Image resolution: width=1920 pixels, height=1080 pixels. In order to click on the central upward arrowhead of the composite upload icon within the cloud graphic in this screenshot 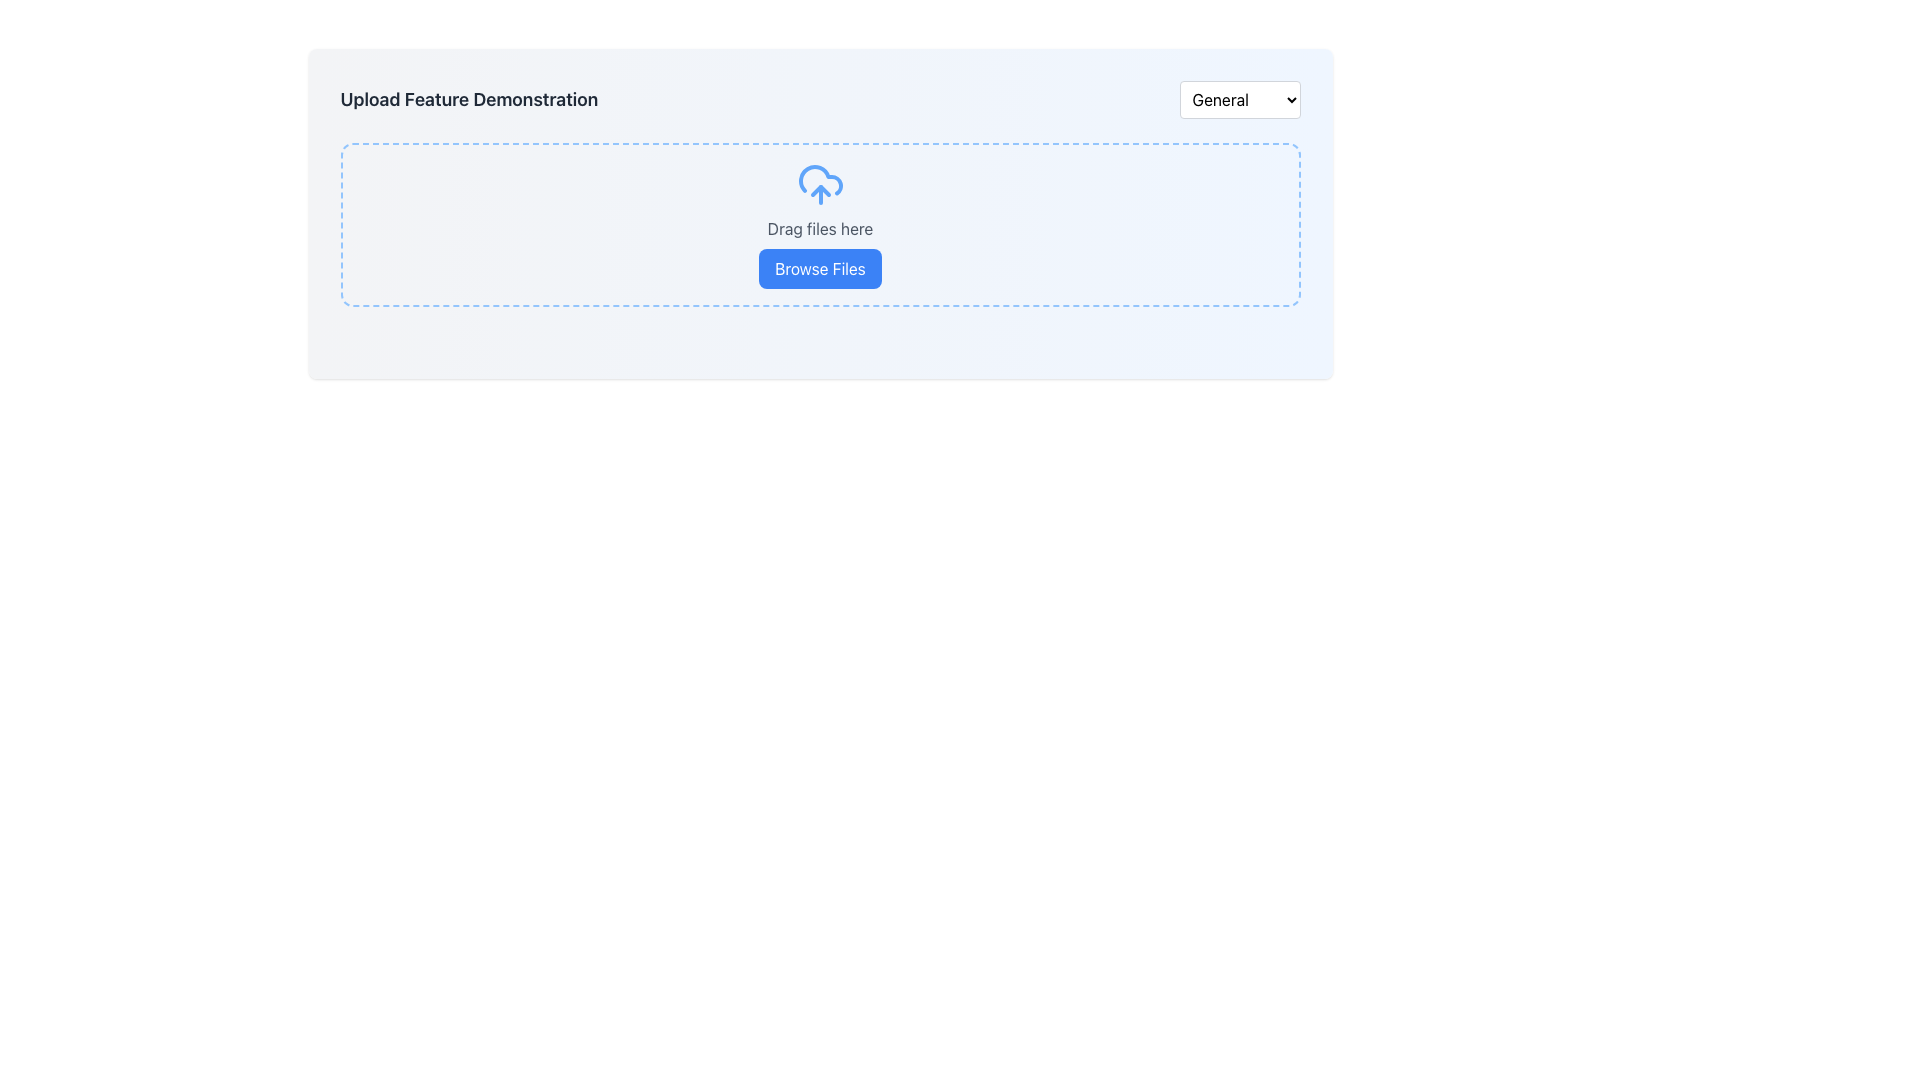, I will do `click(820, 191)`.